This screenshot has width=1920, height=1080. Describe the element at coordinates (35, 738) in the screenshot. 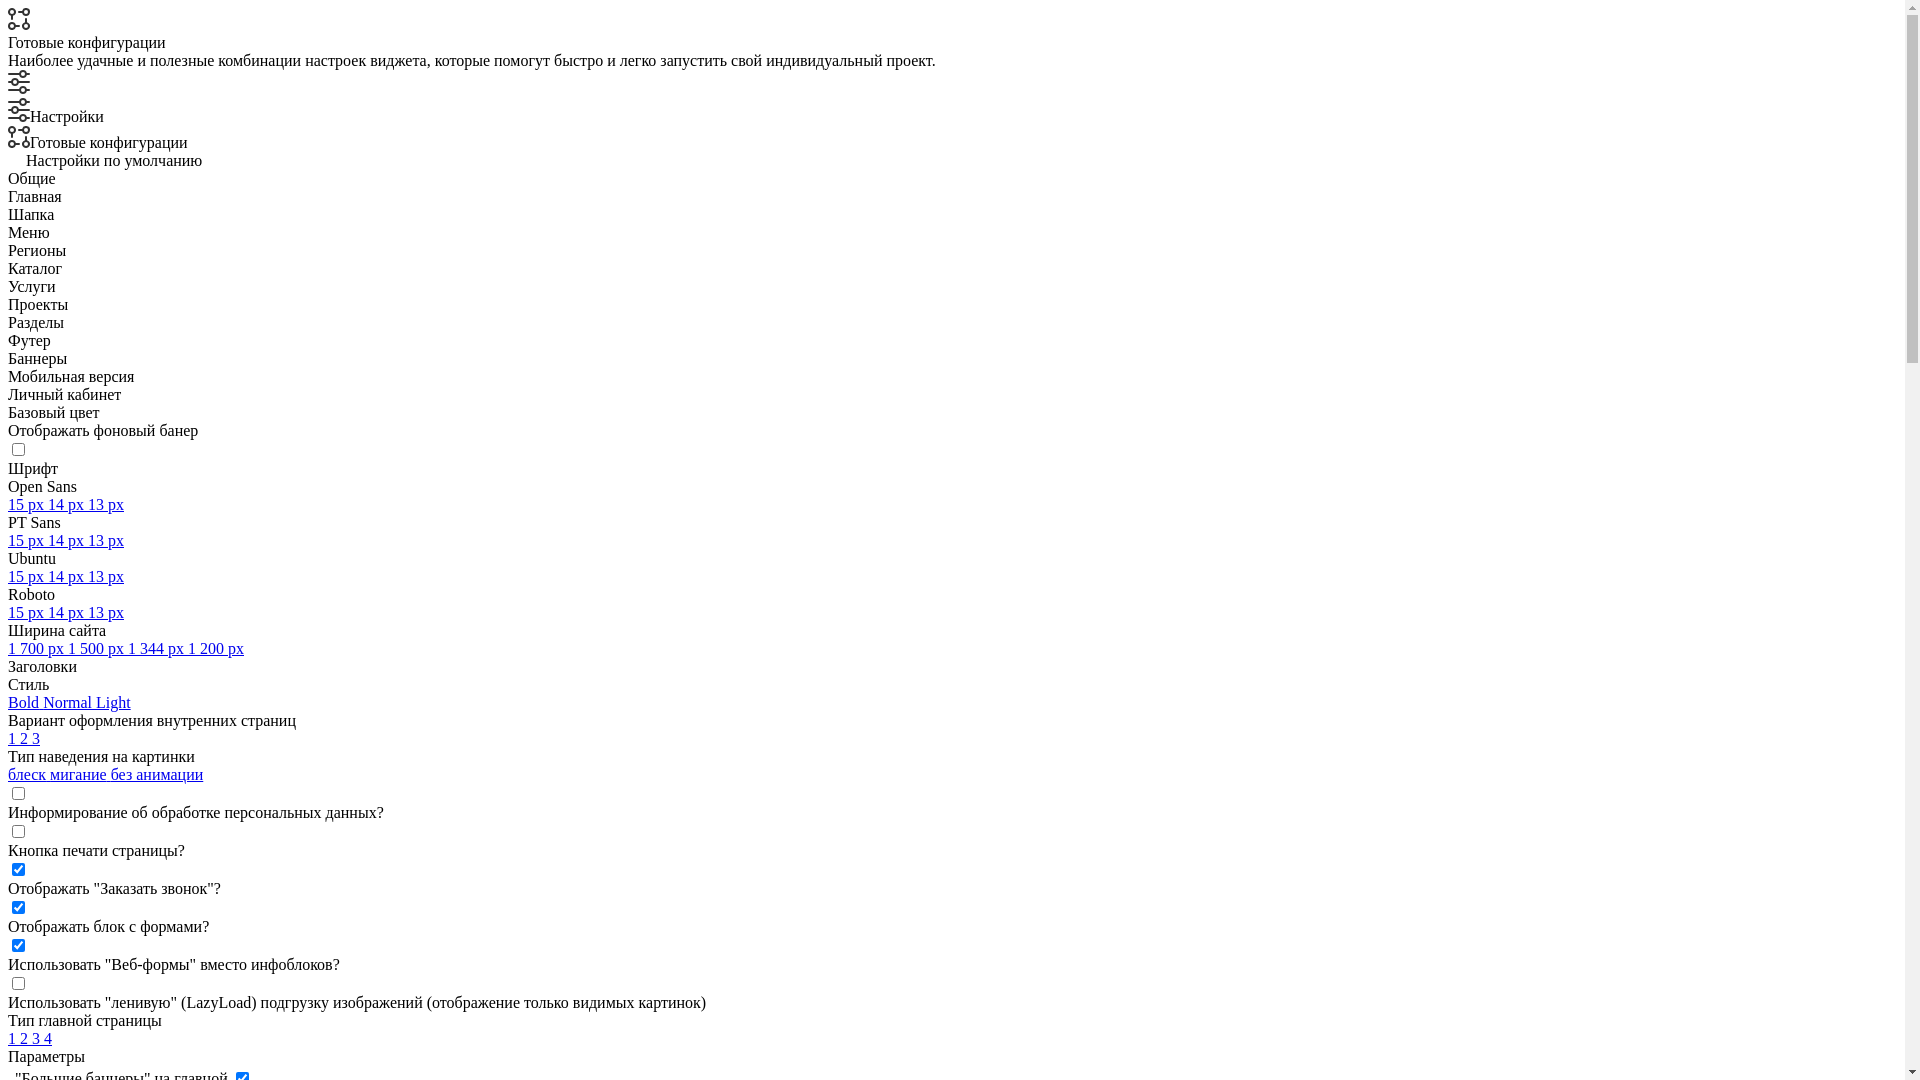

I see `'3'` at that location.